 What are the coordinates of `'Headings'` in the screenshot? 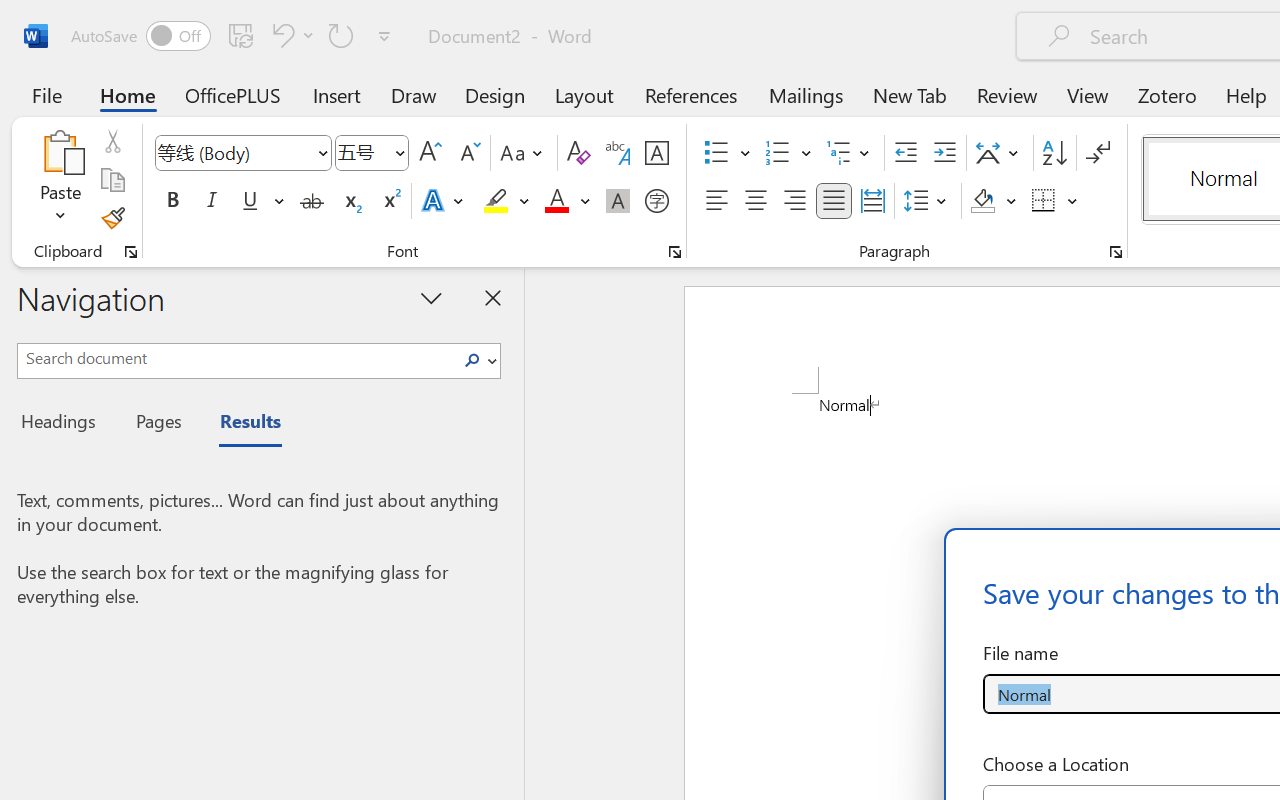 It's located at (65, 424).